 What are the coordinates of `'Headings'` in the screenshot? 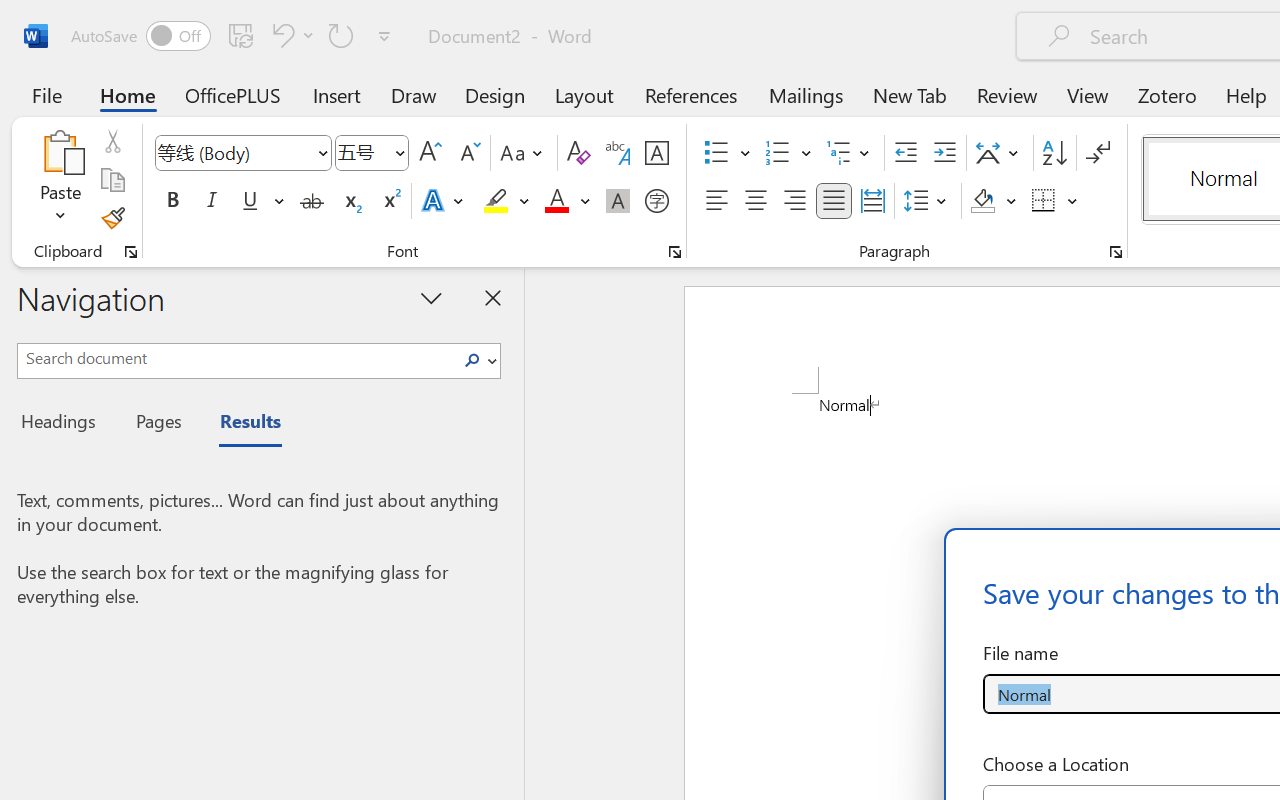 It's located at (65, 424).